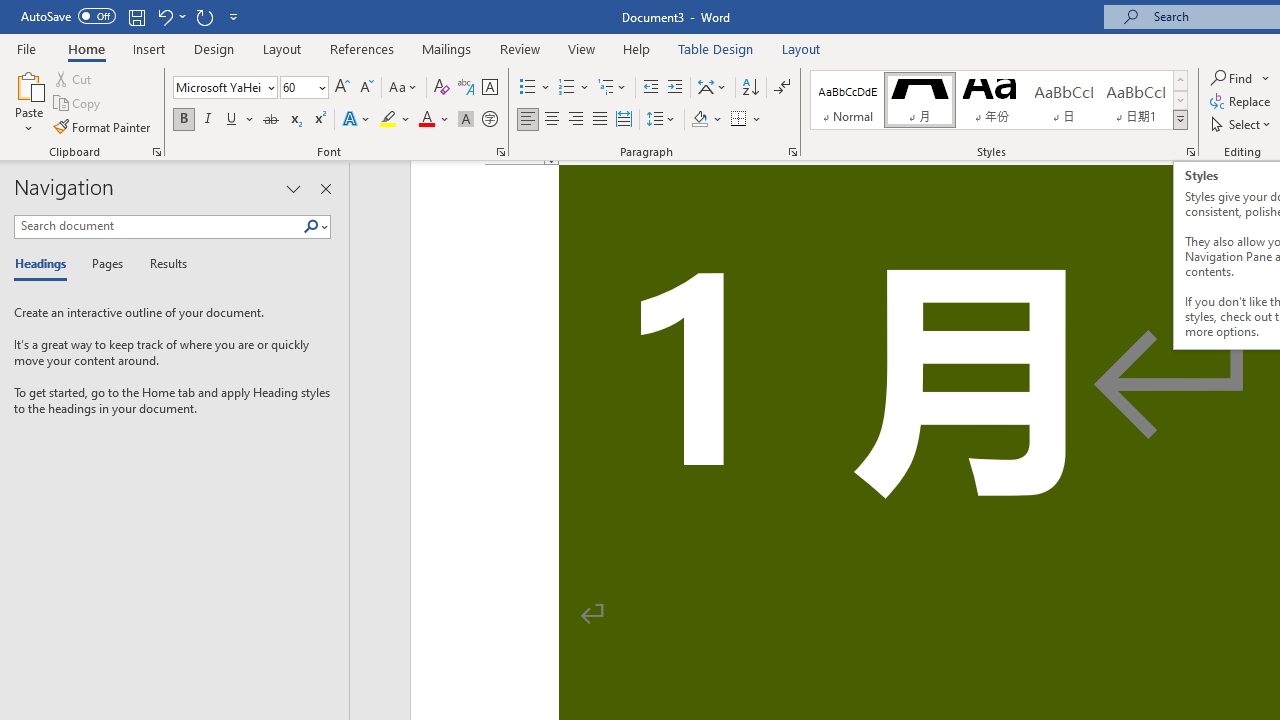 The height and width of the screenshot is (720, 1280). I want to click on 'Select', so click(1241, 124).